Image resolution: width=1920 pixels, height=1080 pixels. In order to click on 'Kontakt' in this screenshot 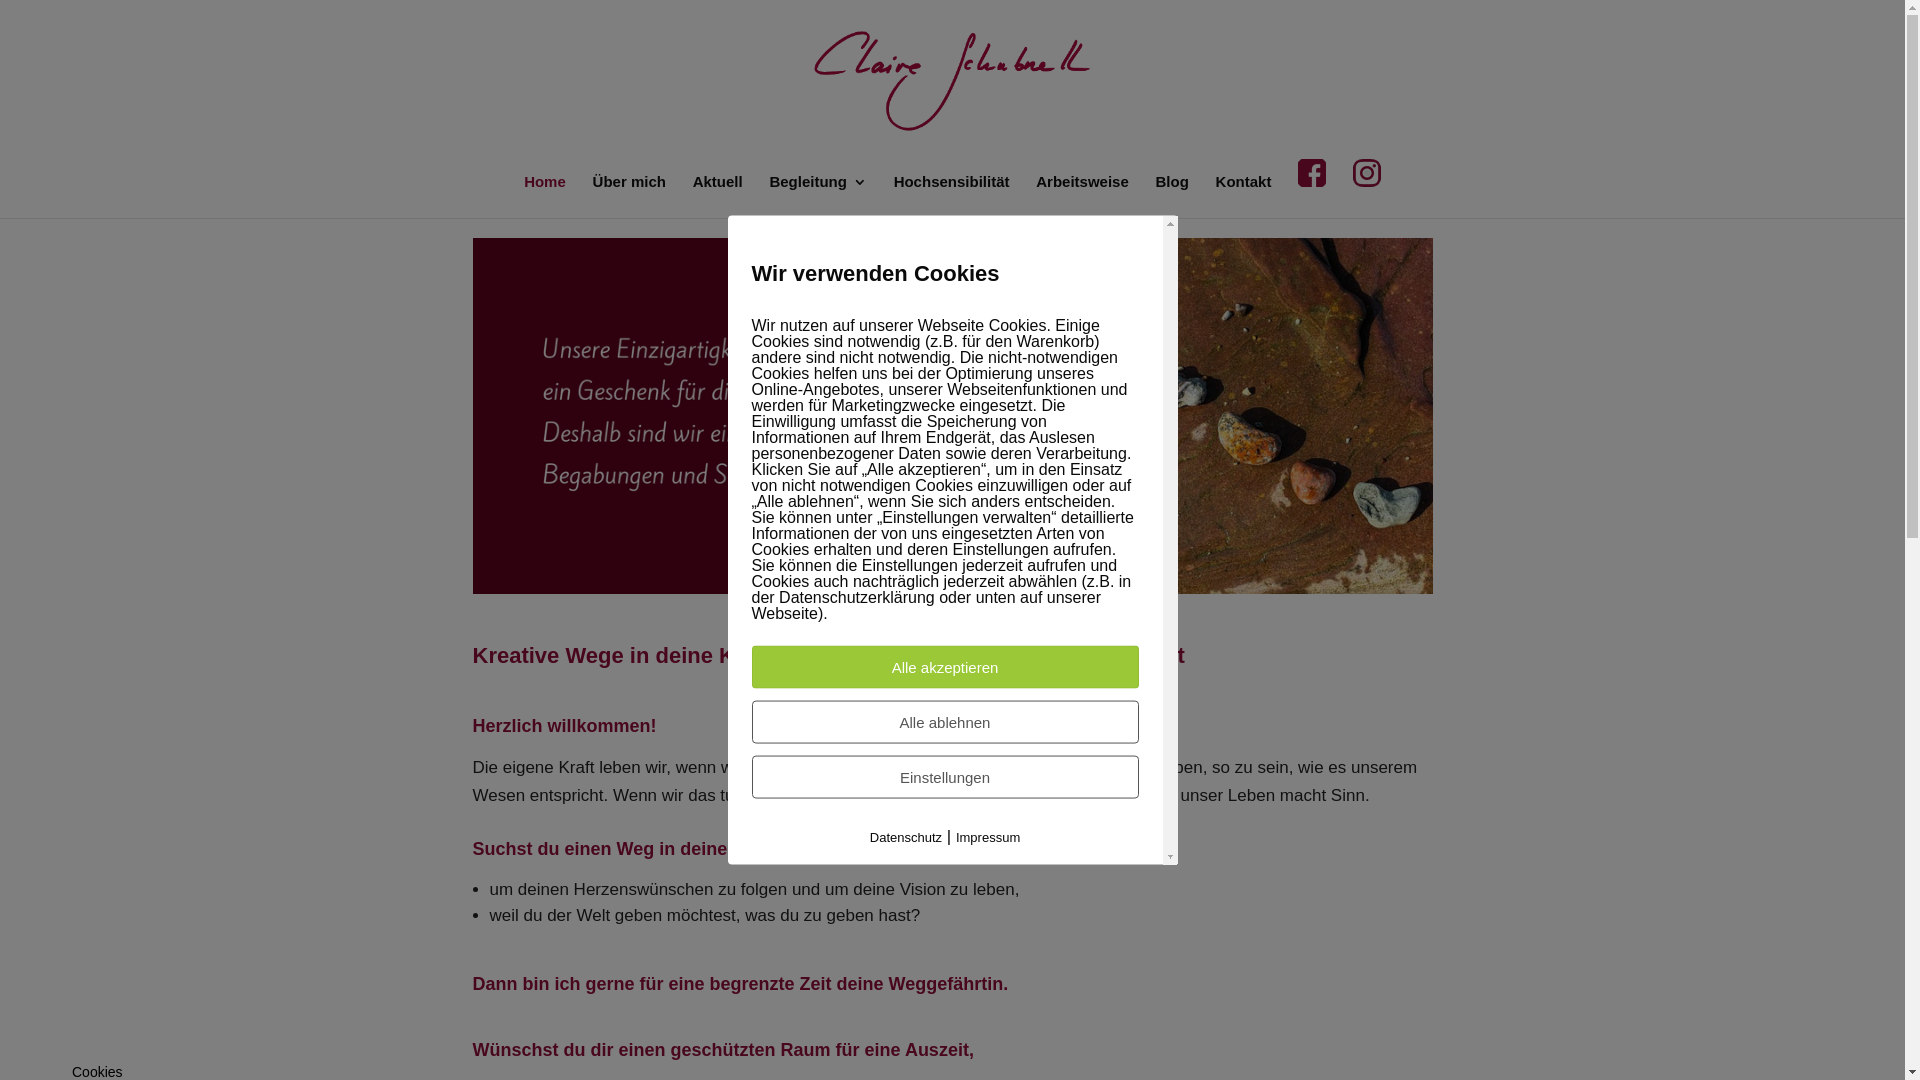, I will do `click(1242, 196)`.